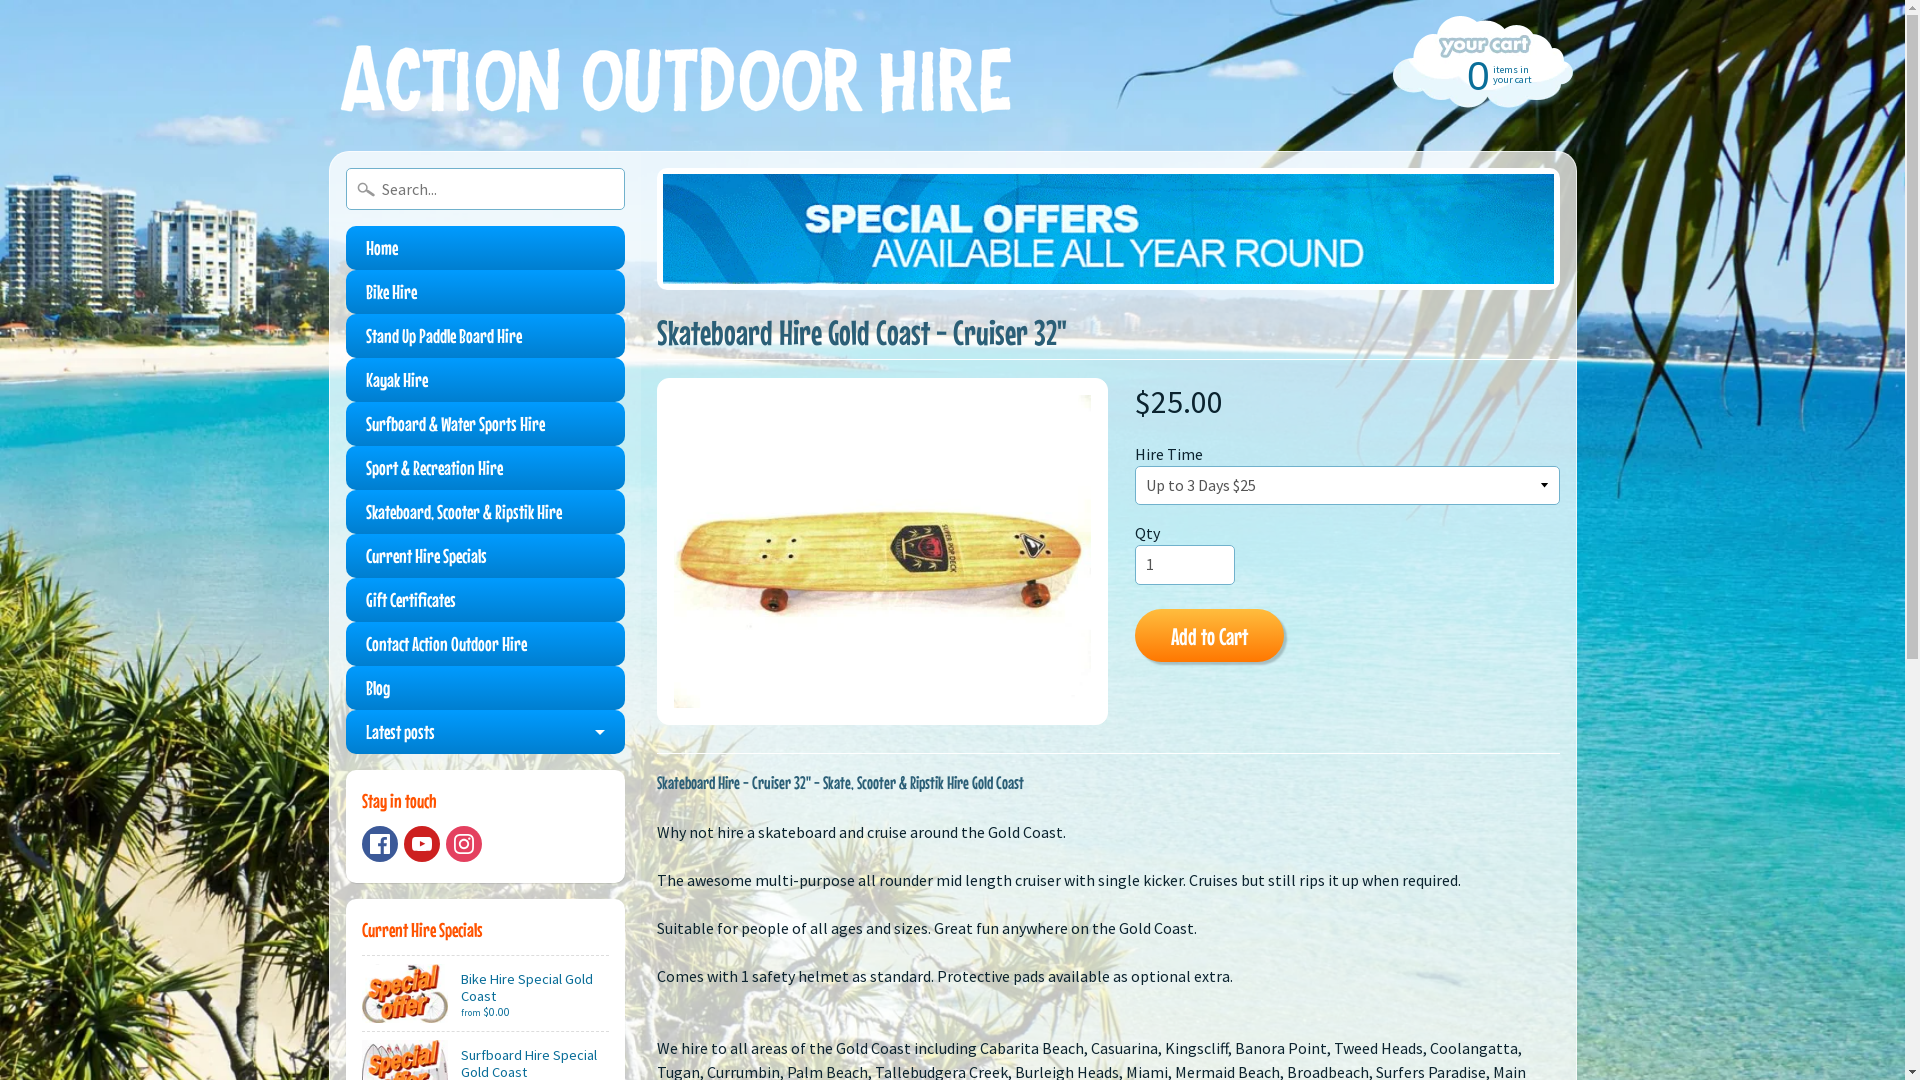  I want to click on 'Sport & Recreation Hire', so click(485, 467).